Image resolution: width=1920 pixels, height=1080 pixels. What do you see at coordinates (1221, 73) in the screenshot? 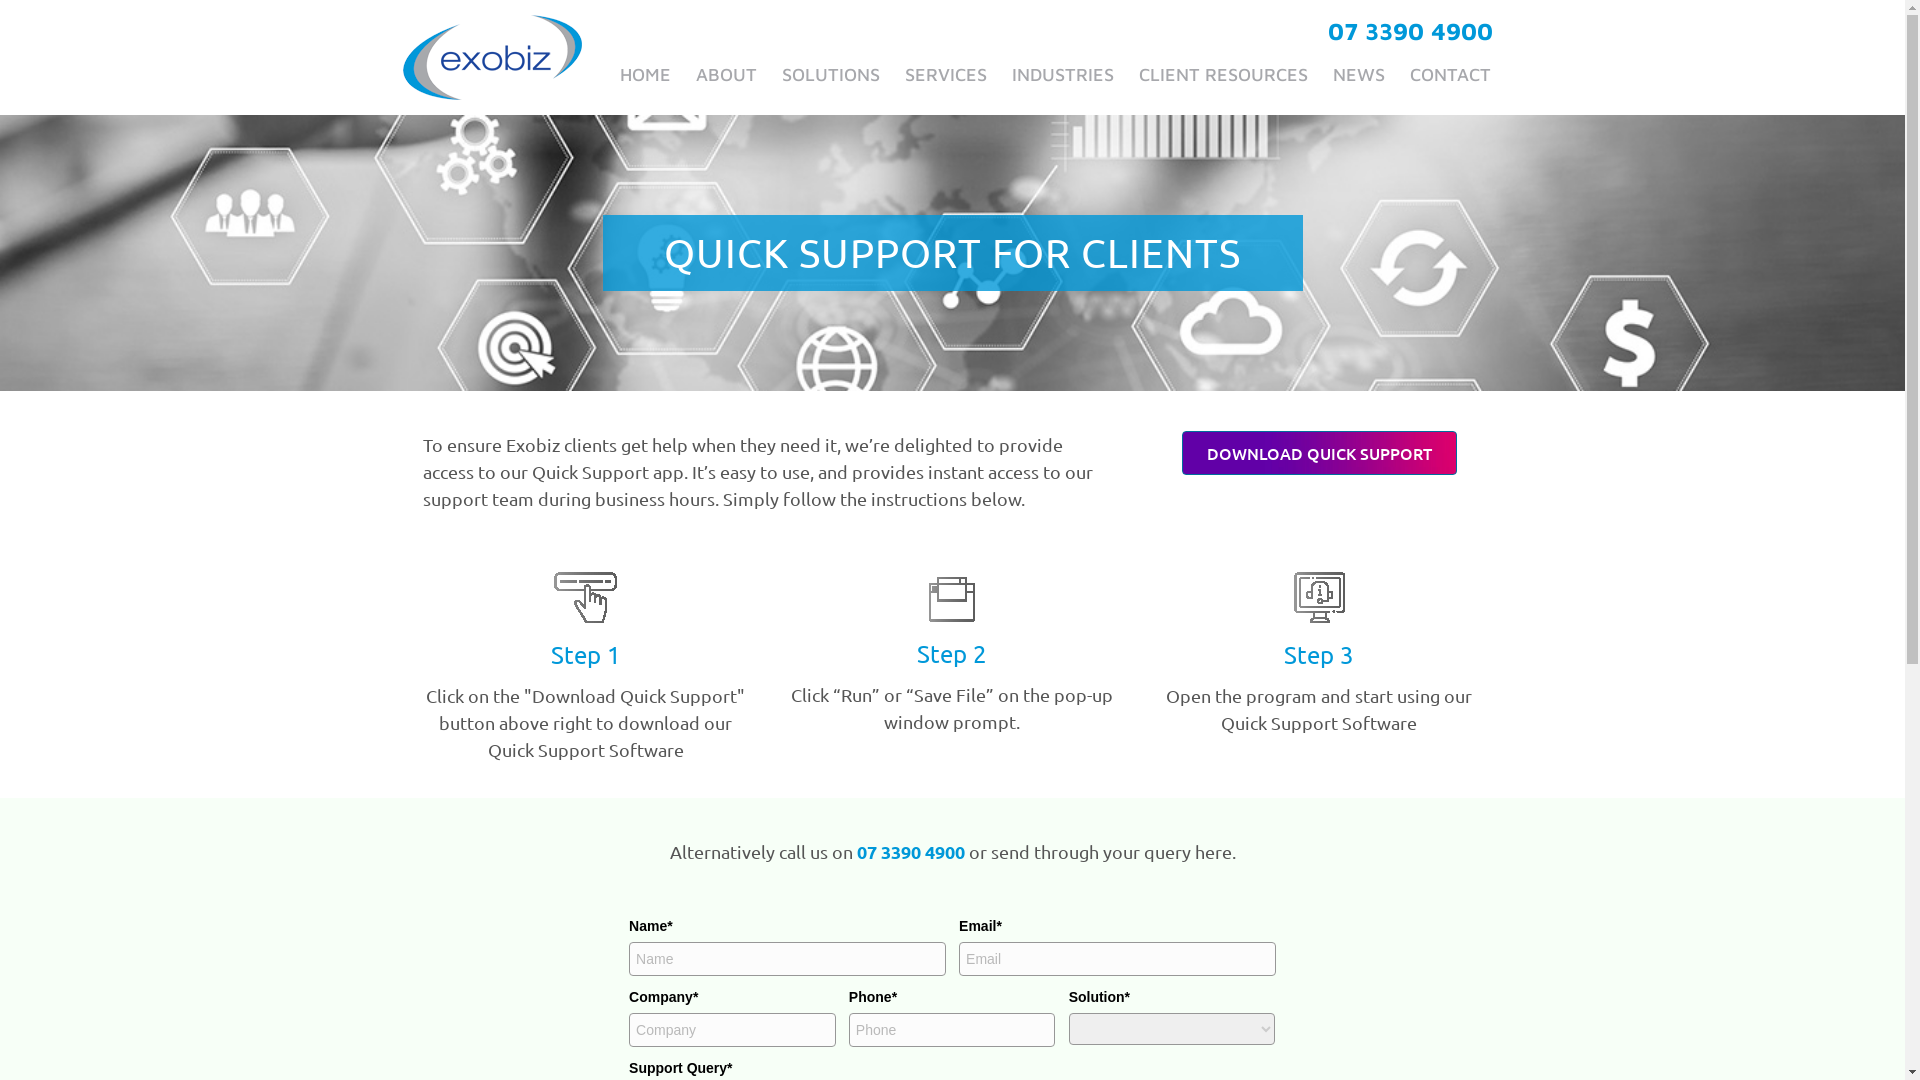
I see `'CLIENT RESOURCES'` at bounding box center [1221, 73].